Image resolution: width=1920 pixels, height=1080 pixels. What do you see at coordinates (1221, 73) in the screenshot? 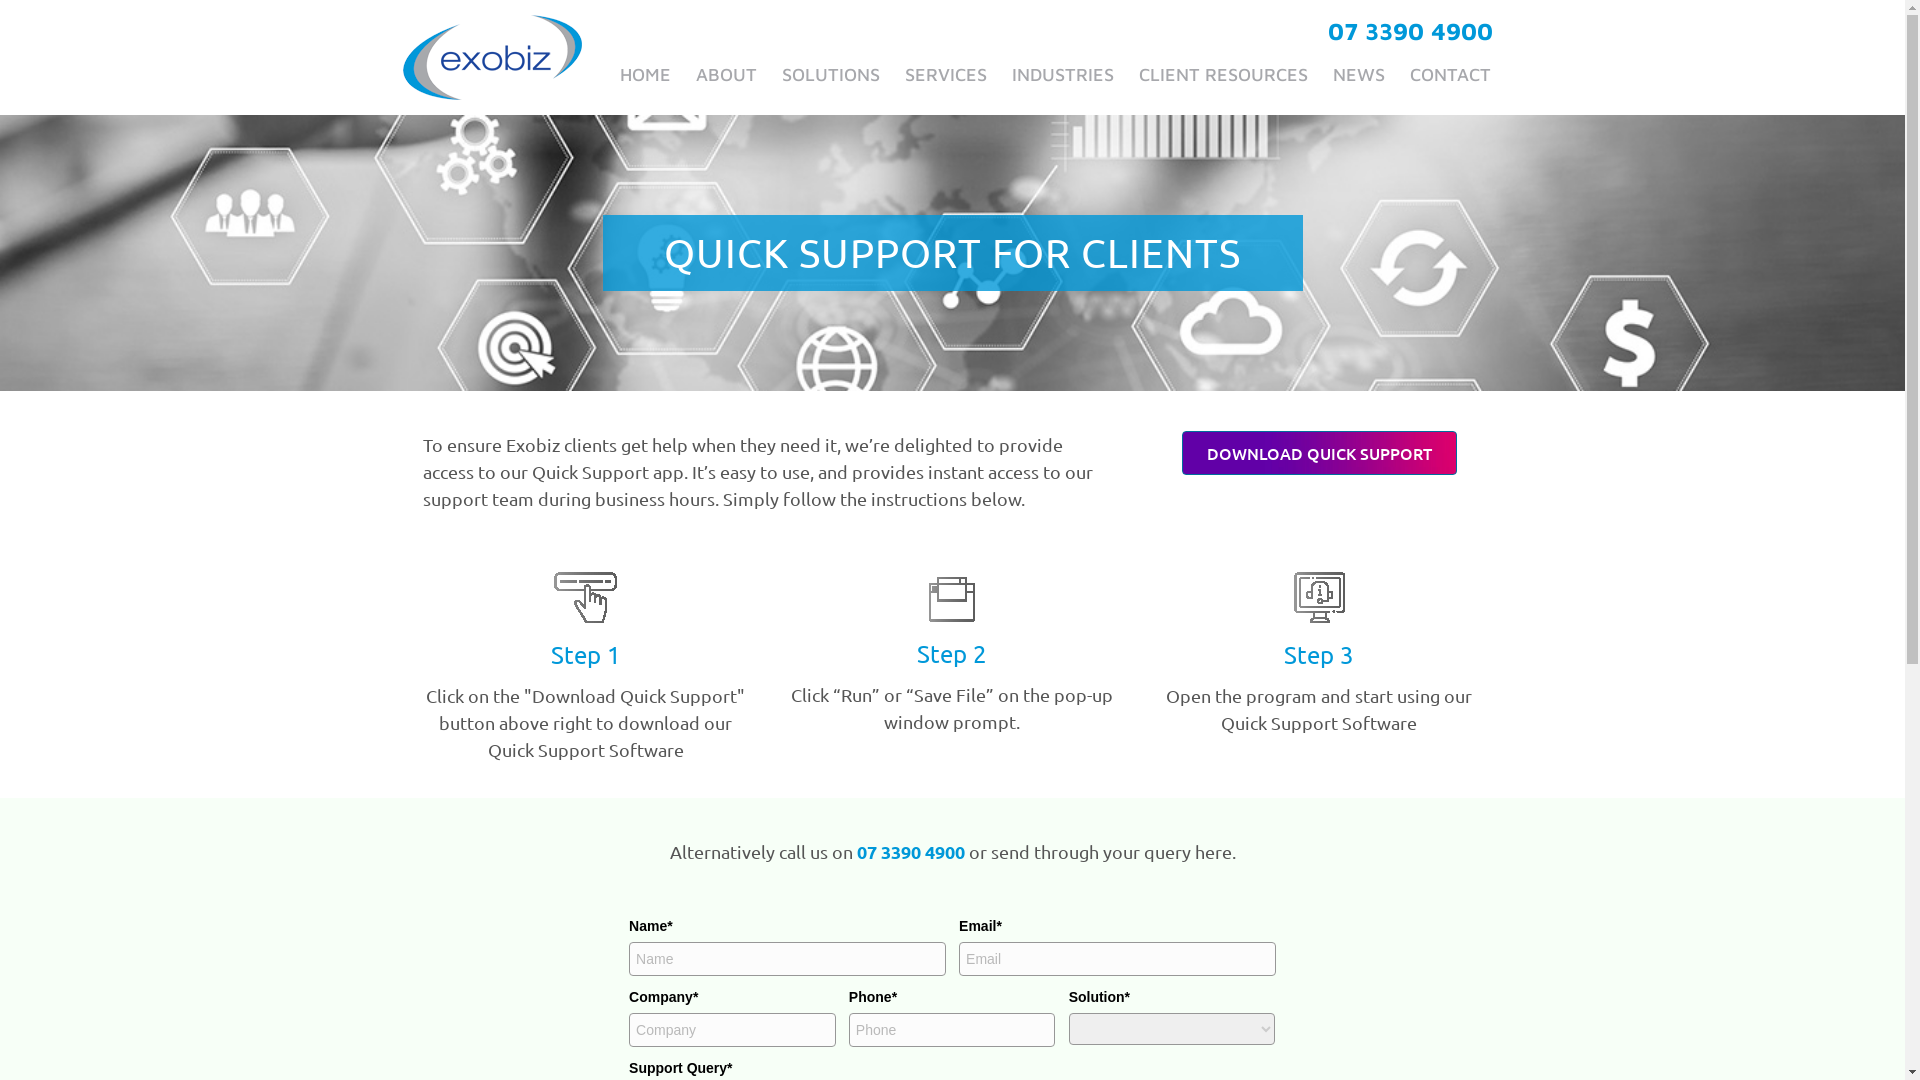
I see `'CLIENT RESOURCES'` at bounding box center [1221, 73].